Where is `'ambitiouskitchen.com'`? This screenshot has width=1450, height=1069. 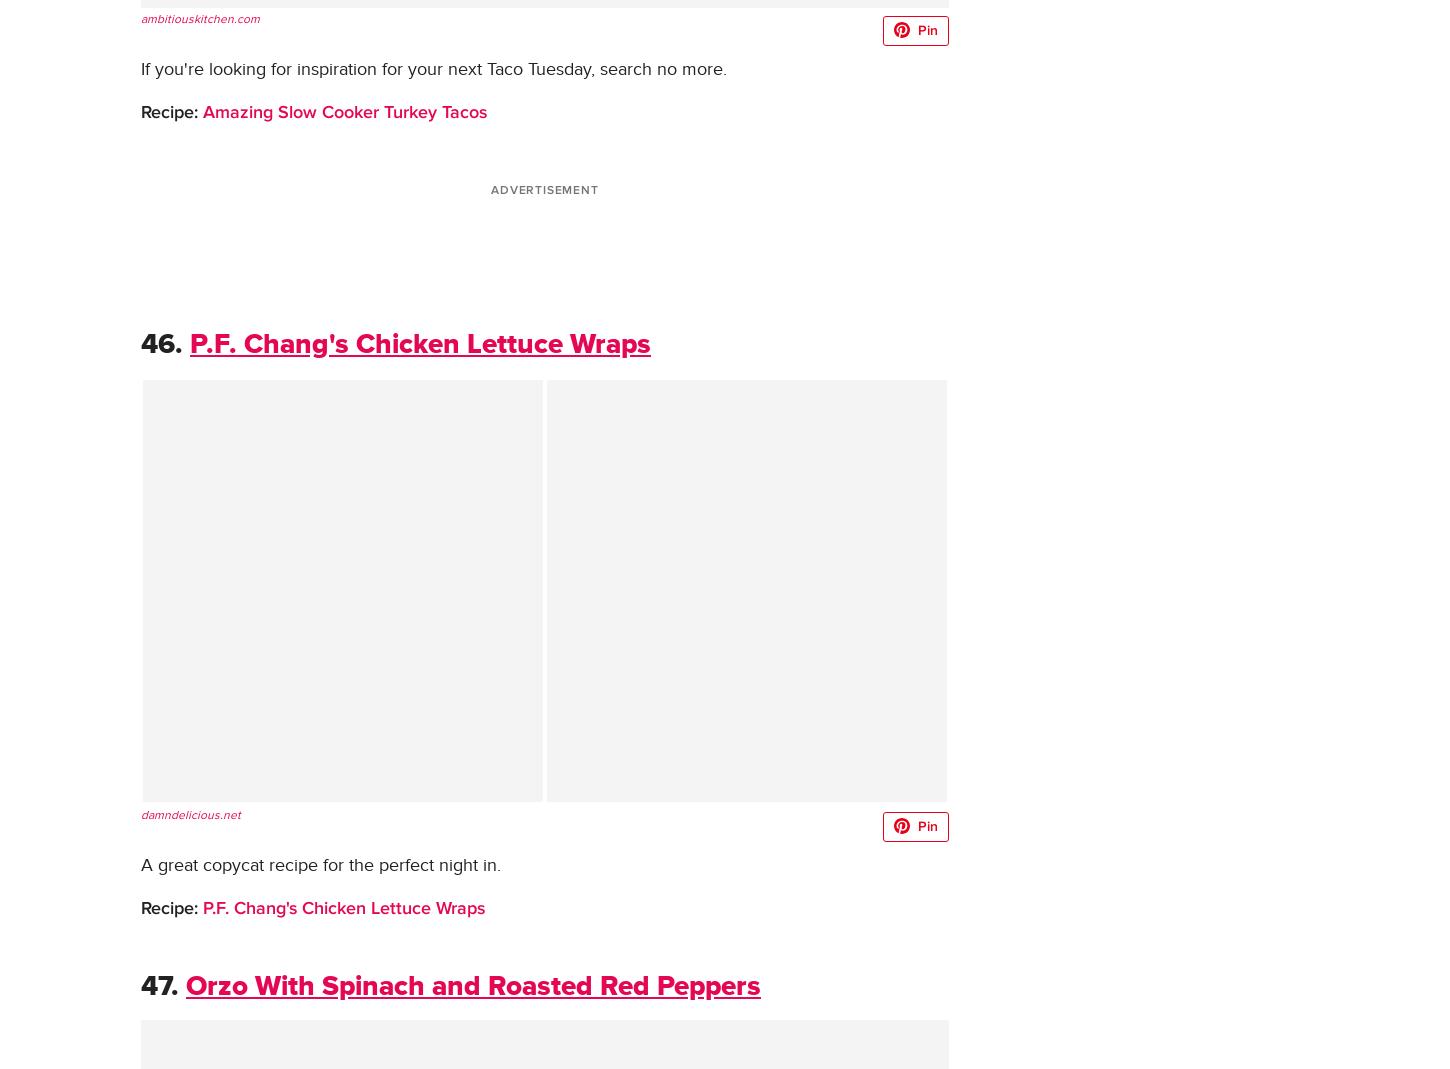 'ambitiouskitchen.com' is located at coordinates (199, 18).